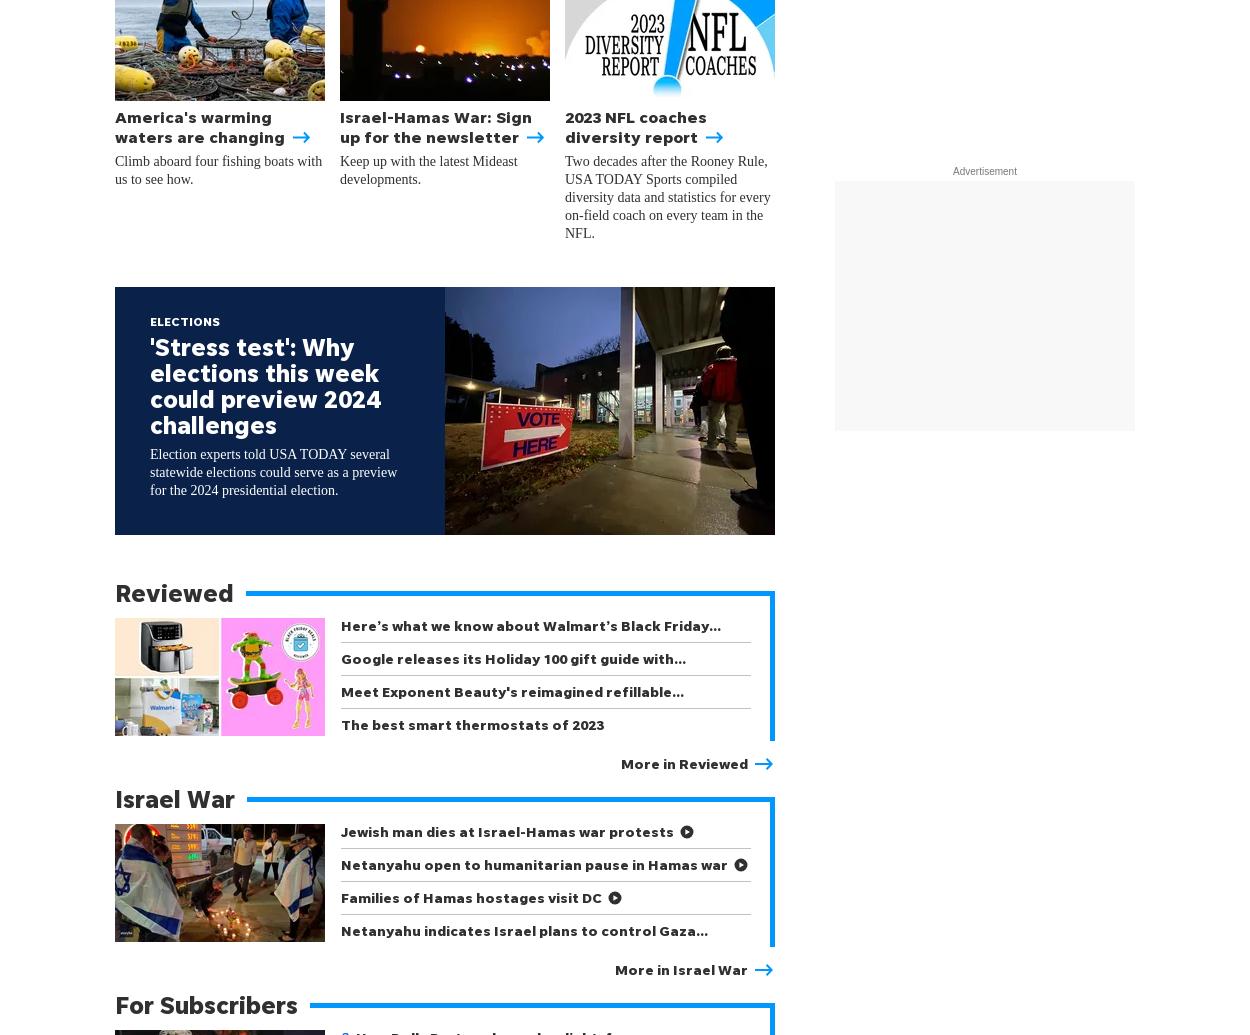  I want to click on 'Jewish man dies at Israel-Hamas war protests', so click(507, 830).